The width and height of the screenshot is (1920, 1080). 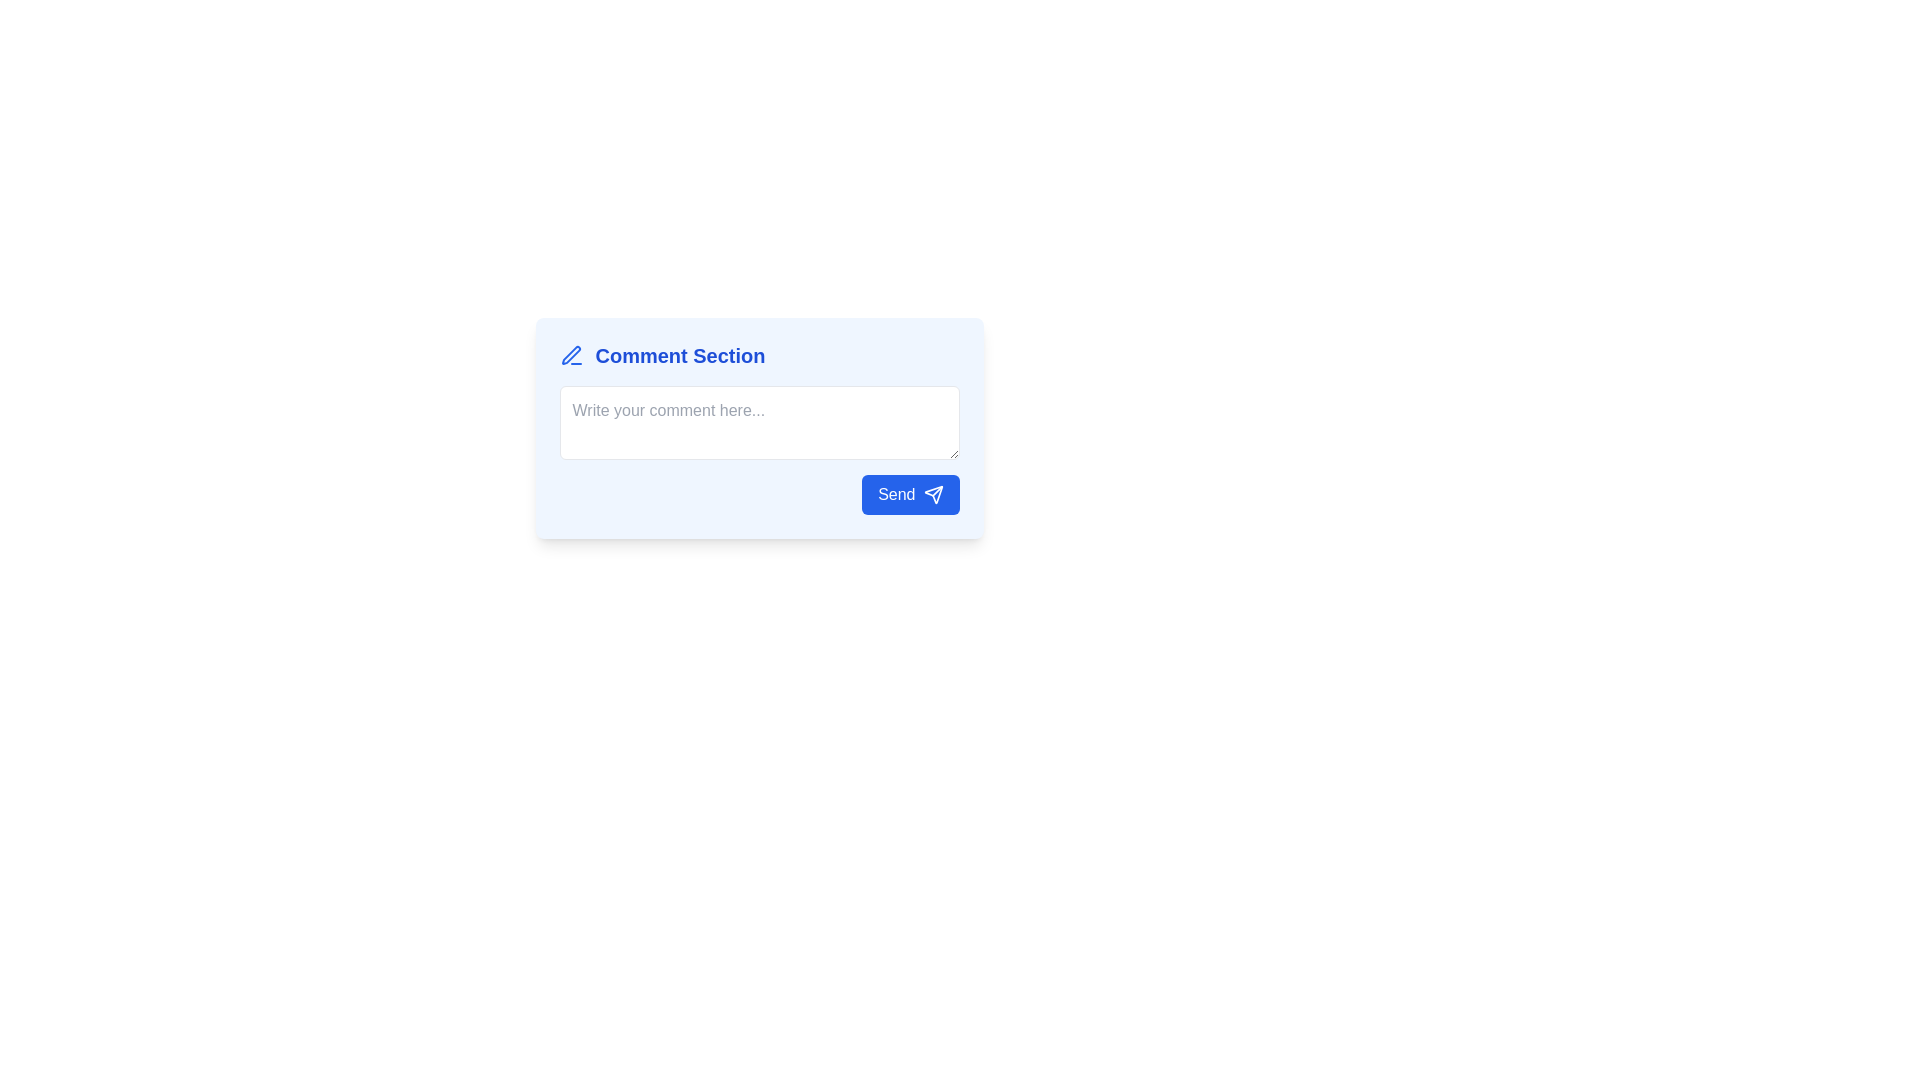 What do you see at coordinates (932, 494) in the screenshot?
I see `the blue paper plane-shaped icon adjacent to the 'Send' button located in the bottom-right corner of the comment input section` at bounding box center [932, 494].